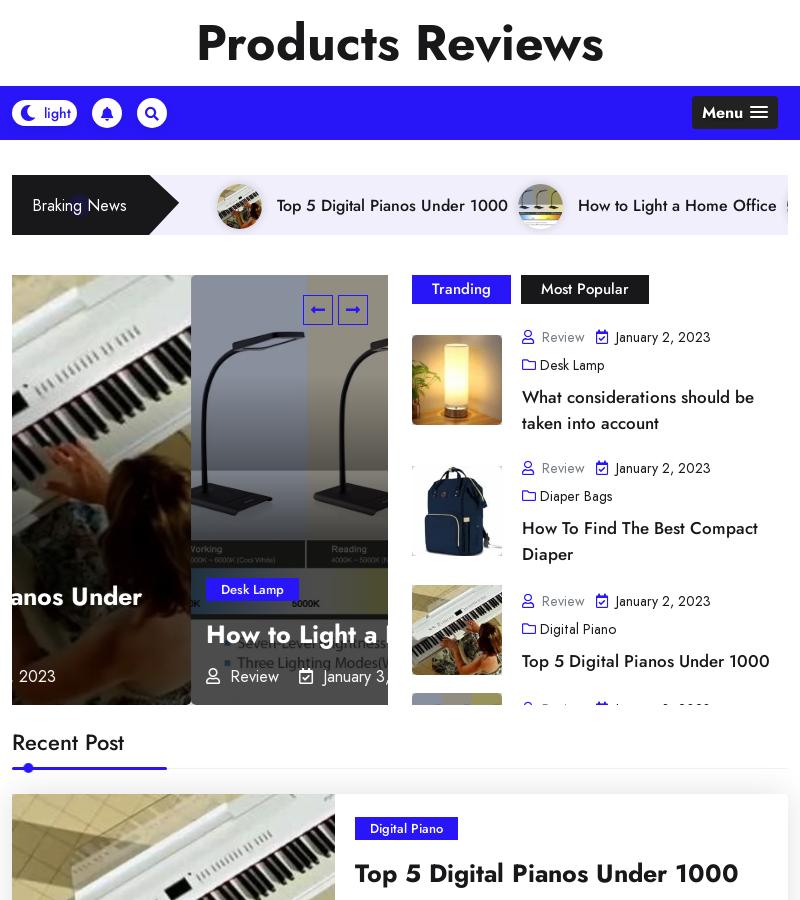  I want to click on 'On the market, there are', so click(441, 836).